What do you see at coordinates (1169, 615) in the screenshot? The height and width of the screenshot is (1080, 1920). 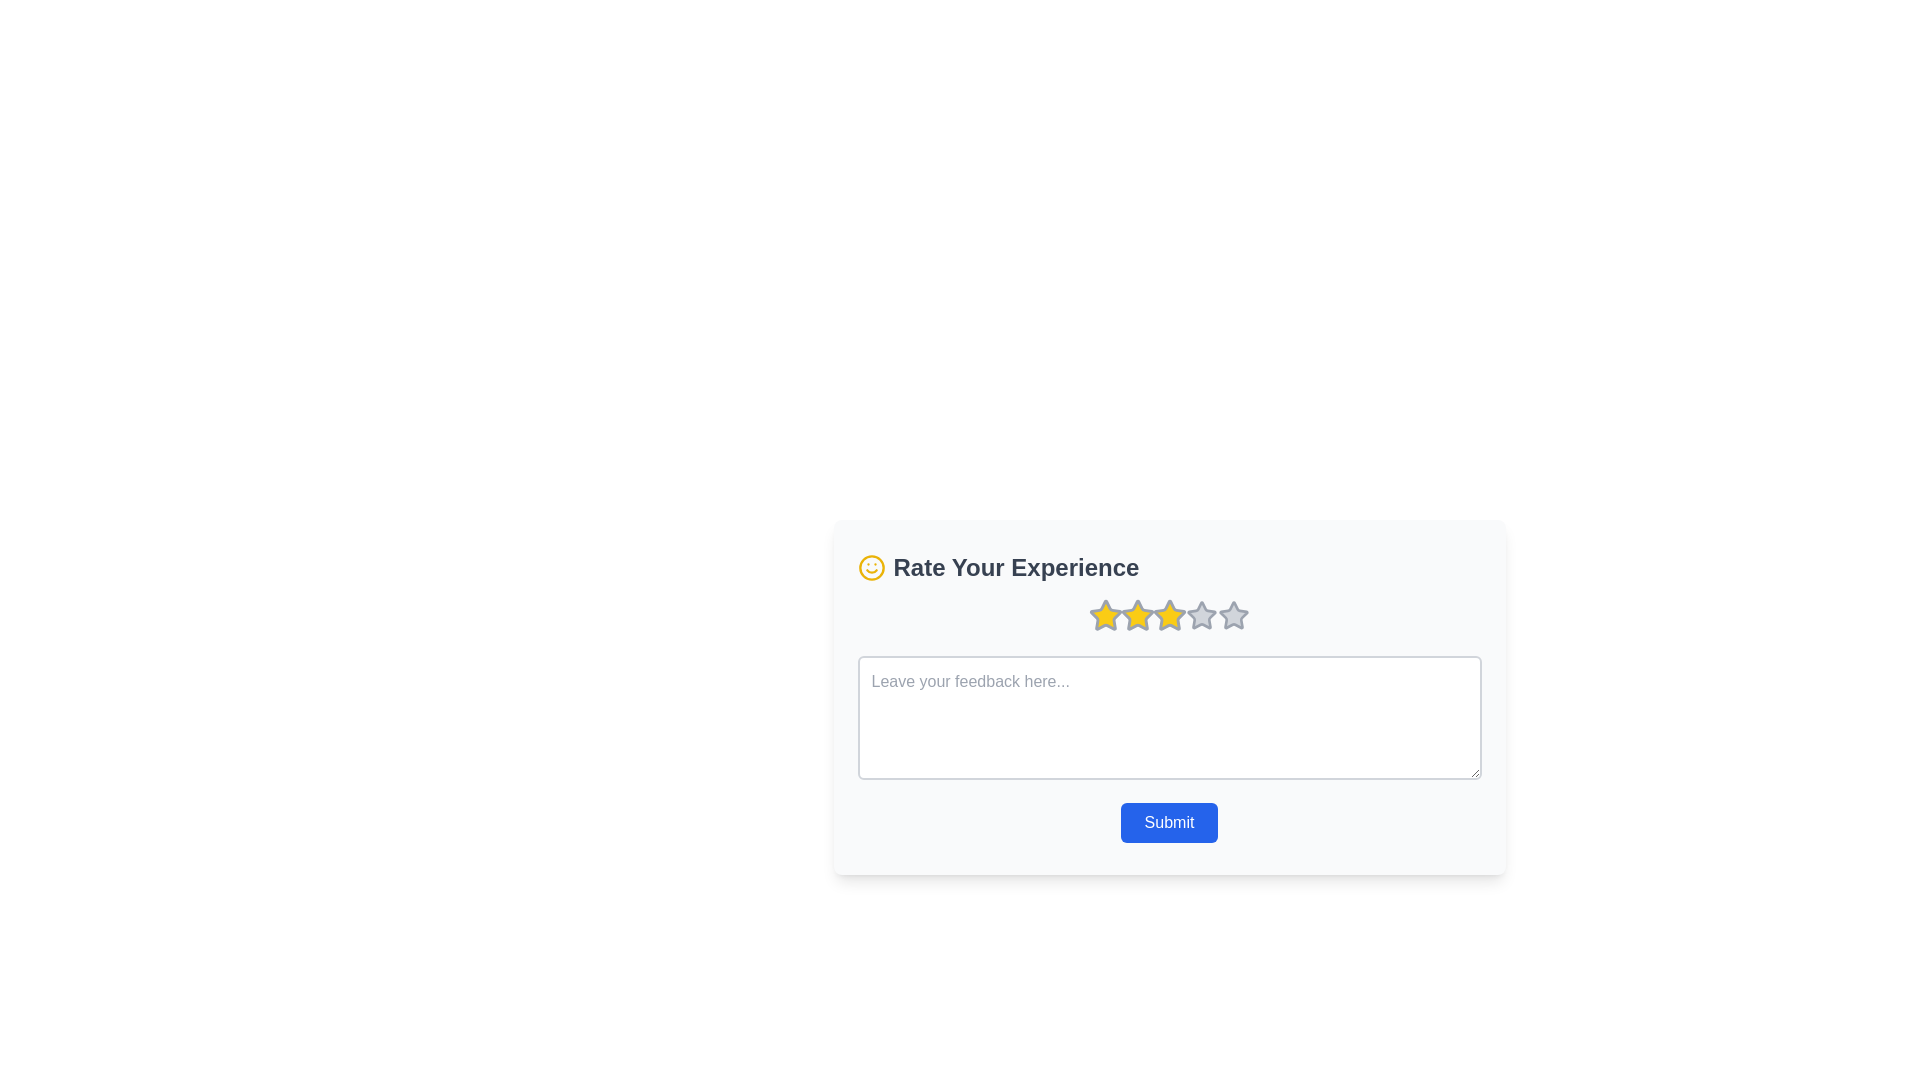 I see `the star in the Interactive rating stars widget` at bounding box center [1169, 615].